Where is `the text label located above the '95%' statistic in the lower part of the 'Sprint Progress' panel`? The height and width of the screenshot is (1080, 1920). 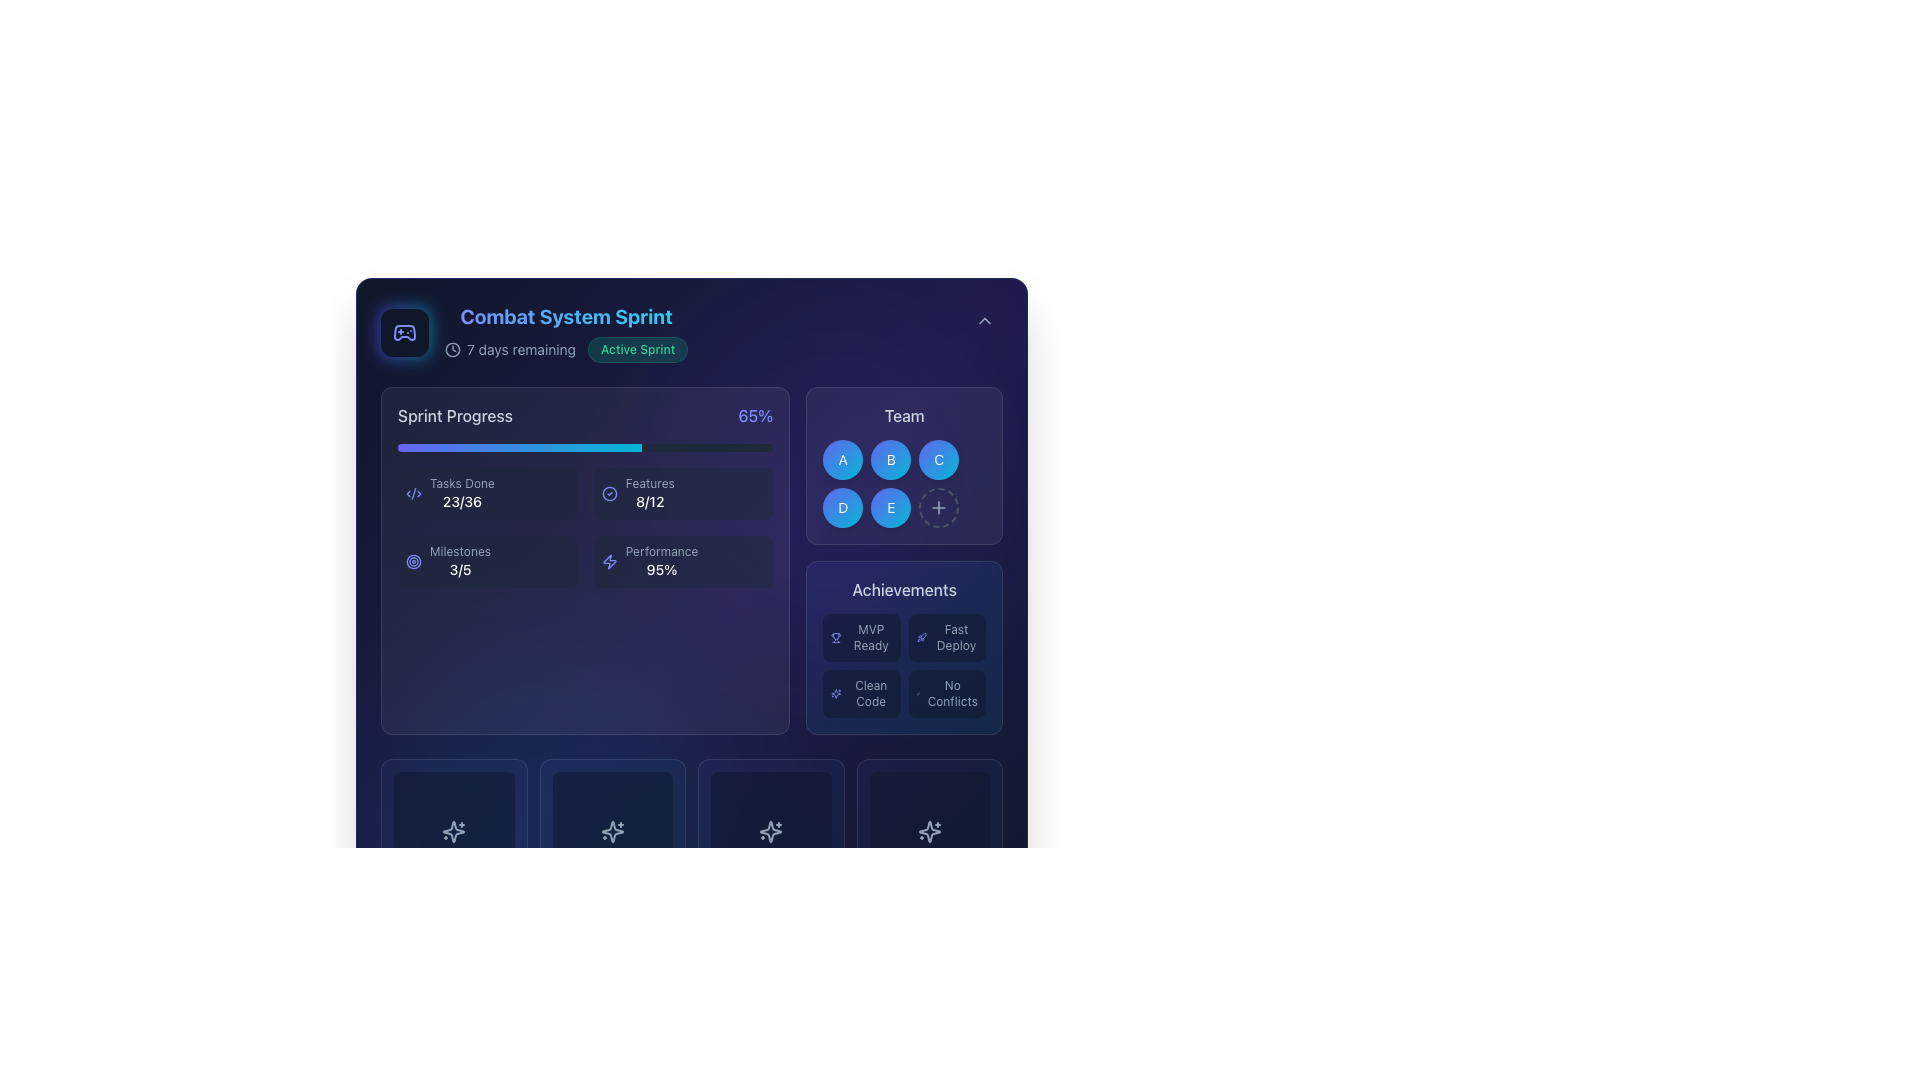 the text label located above the '95%' statistic in the lower part of the 'Sprint Progress' panel is located at coordinates (662, 551).